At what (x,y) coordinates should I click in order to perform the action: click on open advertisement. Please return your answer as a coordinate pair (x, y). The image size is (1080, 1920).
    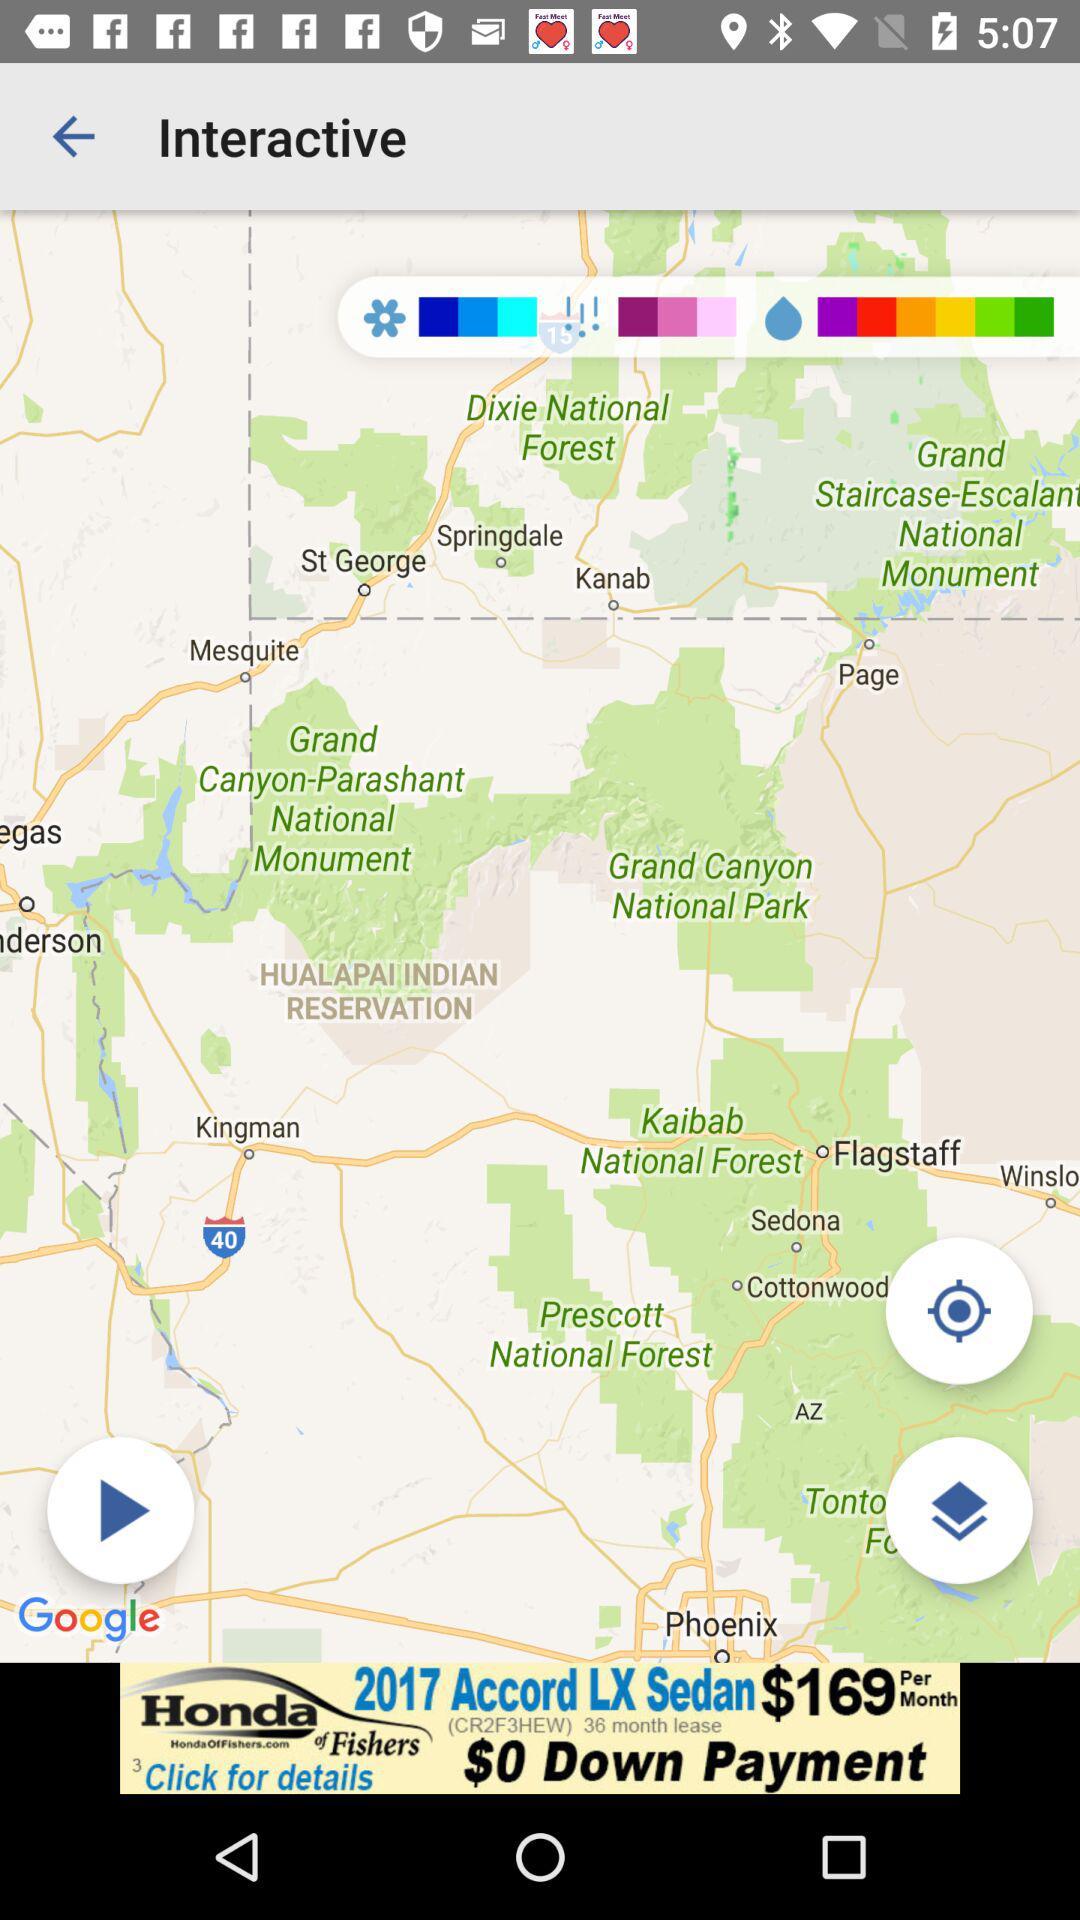
    Looking at the image, I should click on (540, 1727).